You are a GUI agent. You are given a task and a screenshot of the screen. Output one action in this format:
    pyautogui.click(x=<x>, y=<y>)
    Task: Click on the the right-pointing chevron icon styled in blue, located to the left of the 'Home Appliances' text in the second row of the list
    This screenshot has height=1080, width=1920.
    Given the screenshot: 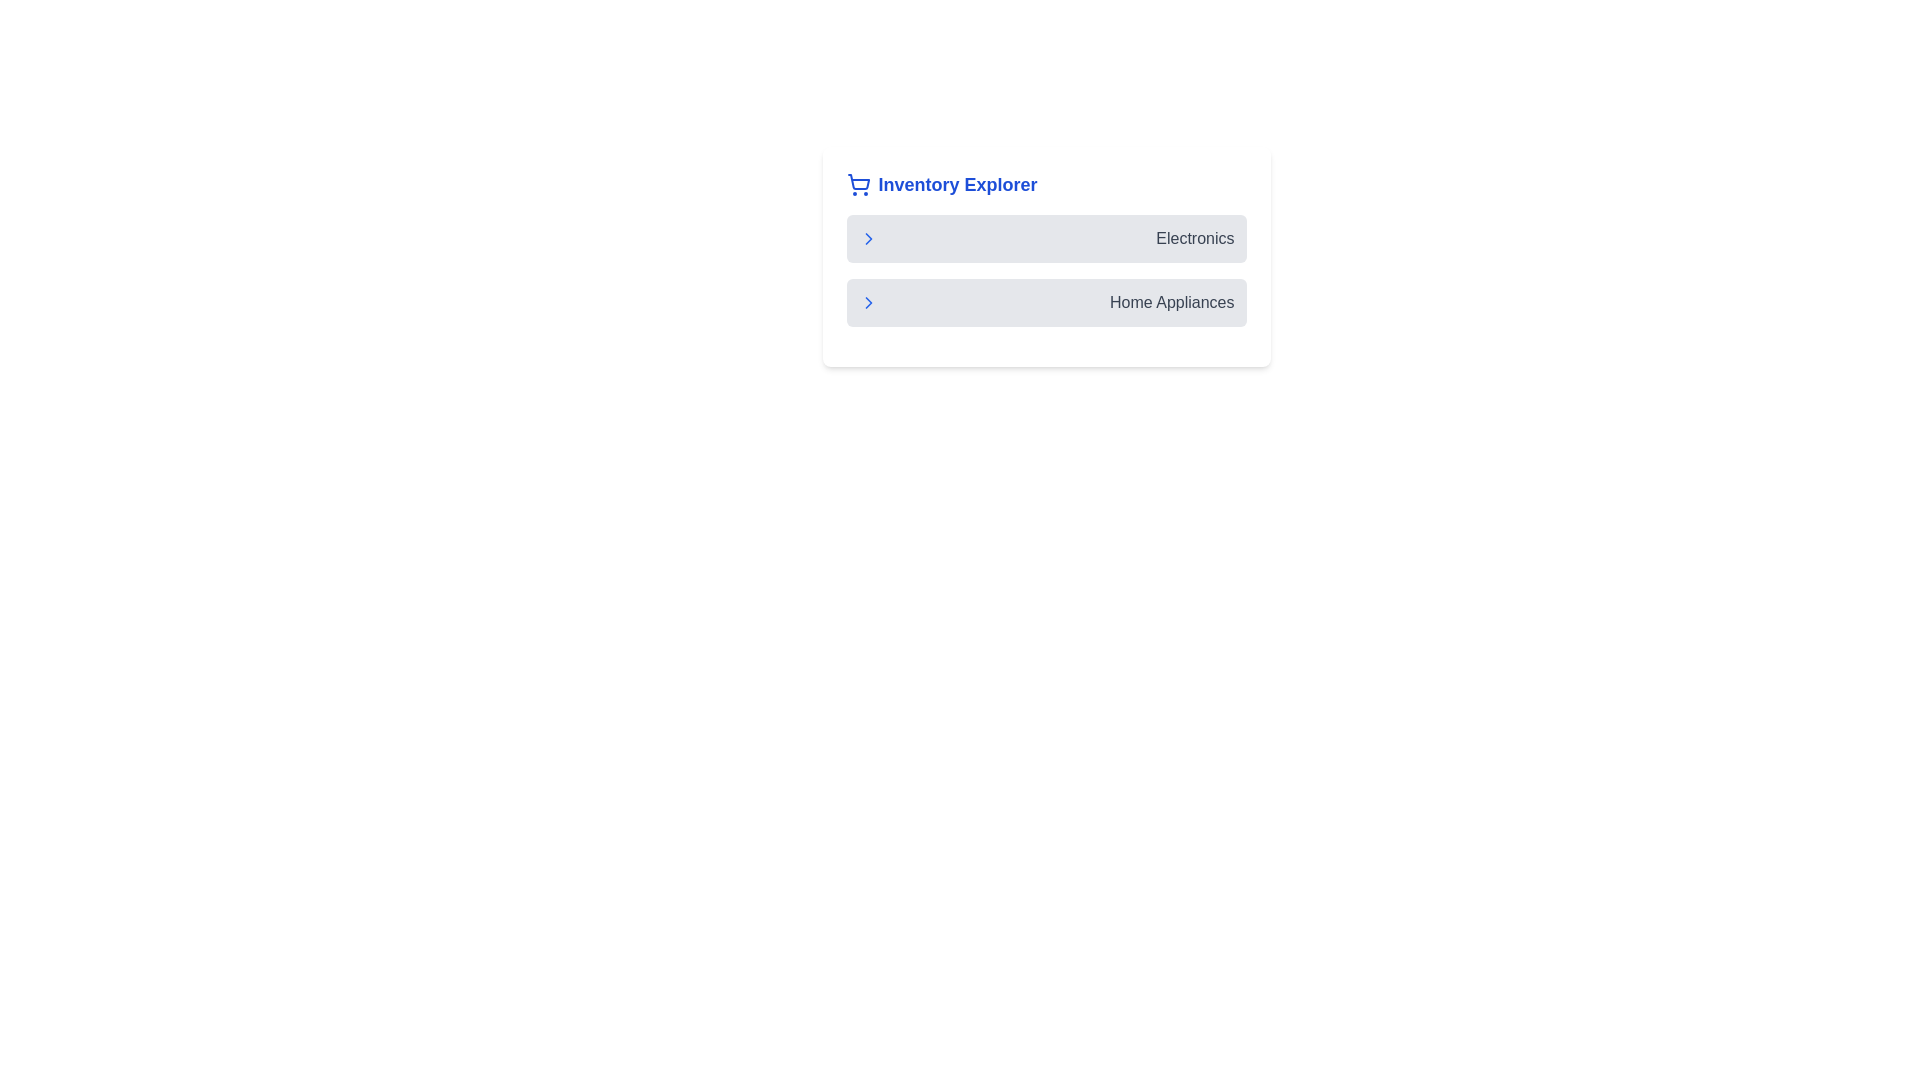 What is the action you would take?
    pyautogui.click(x=868, y=303)
    